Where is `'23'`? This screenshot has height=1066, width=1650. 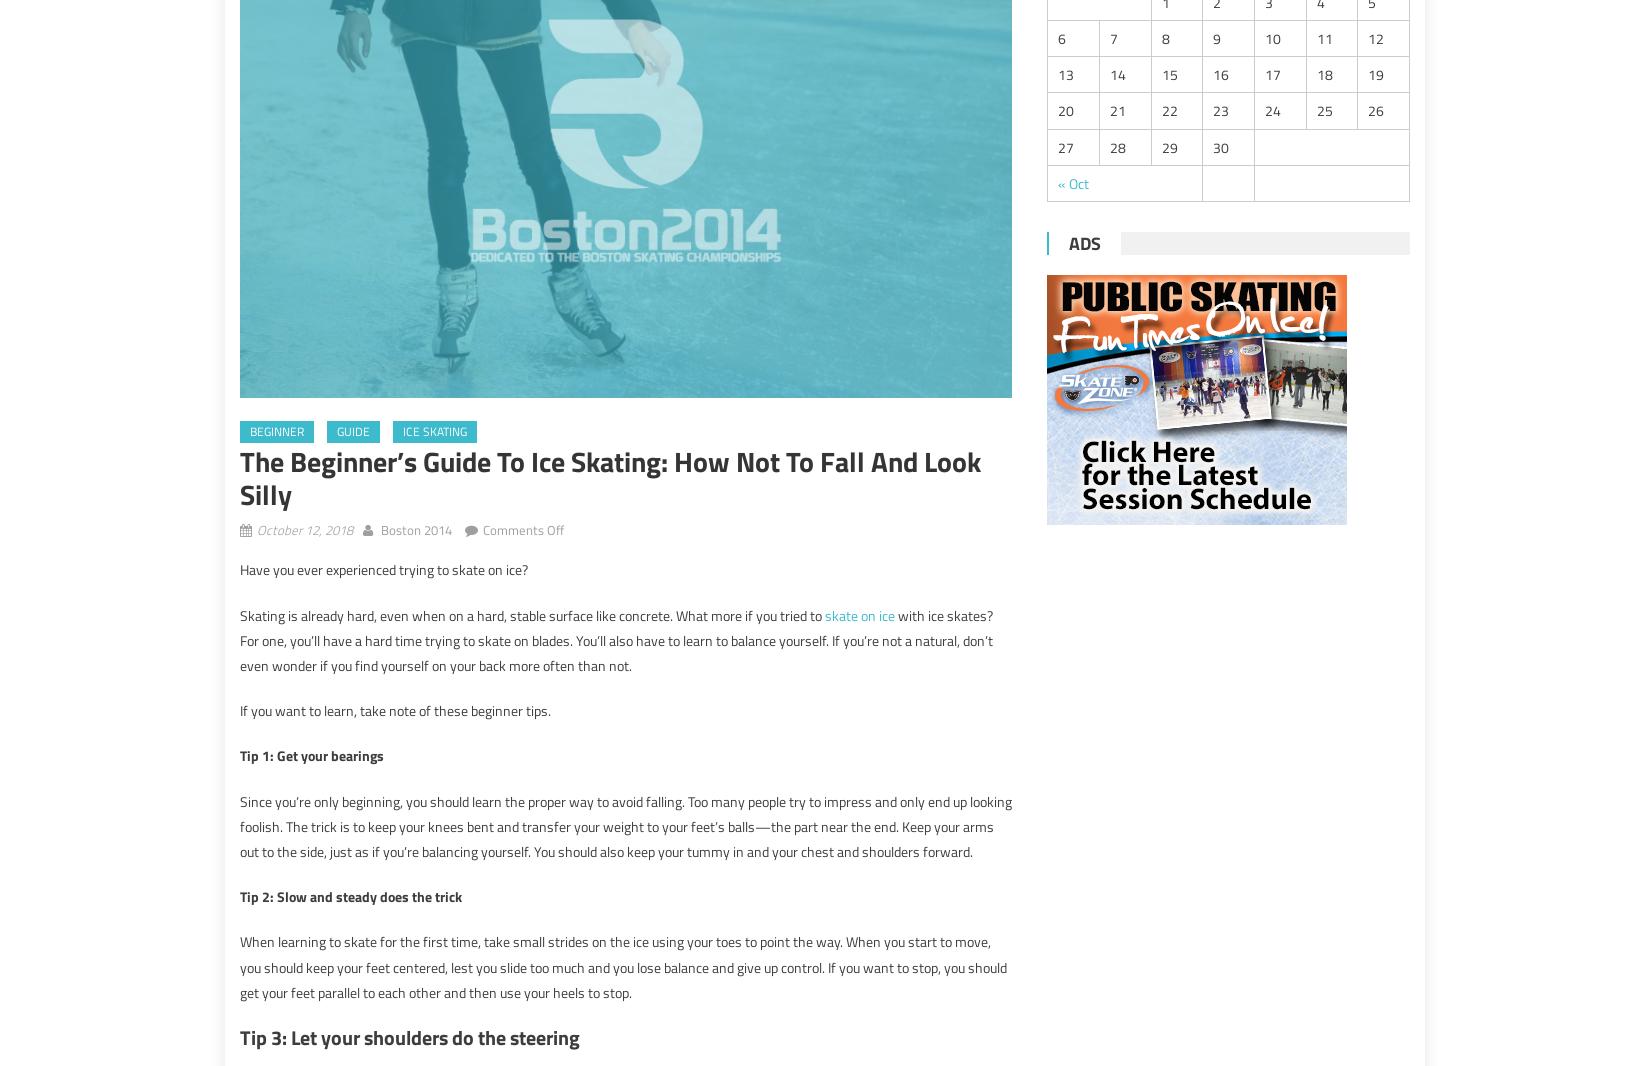
'23' is located at coordinates (1221, 109).